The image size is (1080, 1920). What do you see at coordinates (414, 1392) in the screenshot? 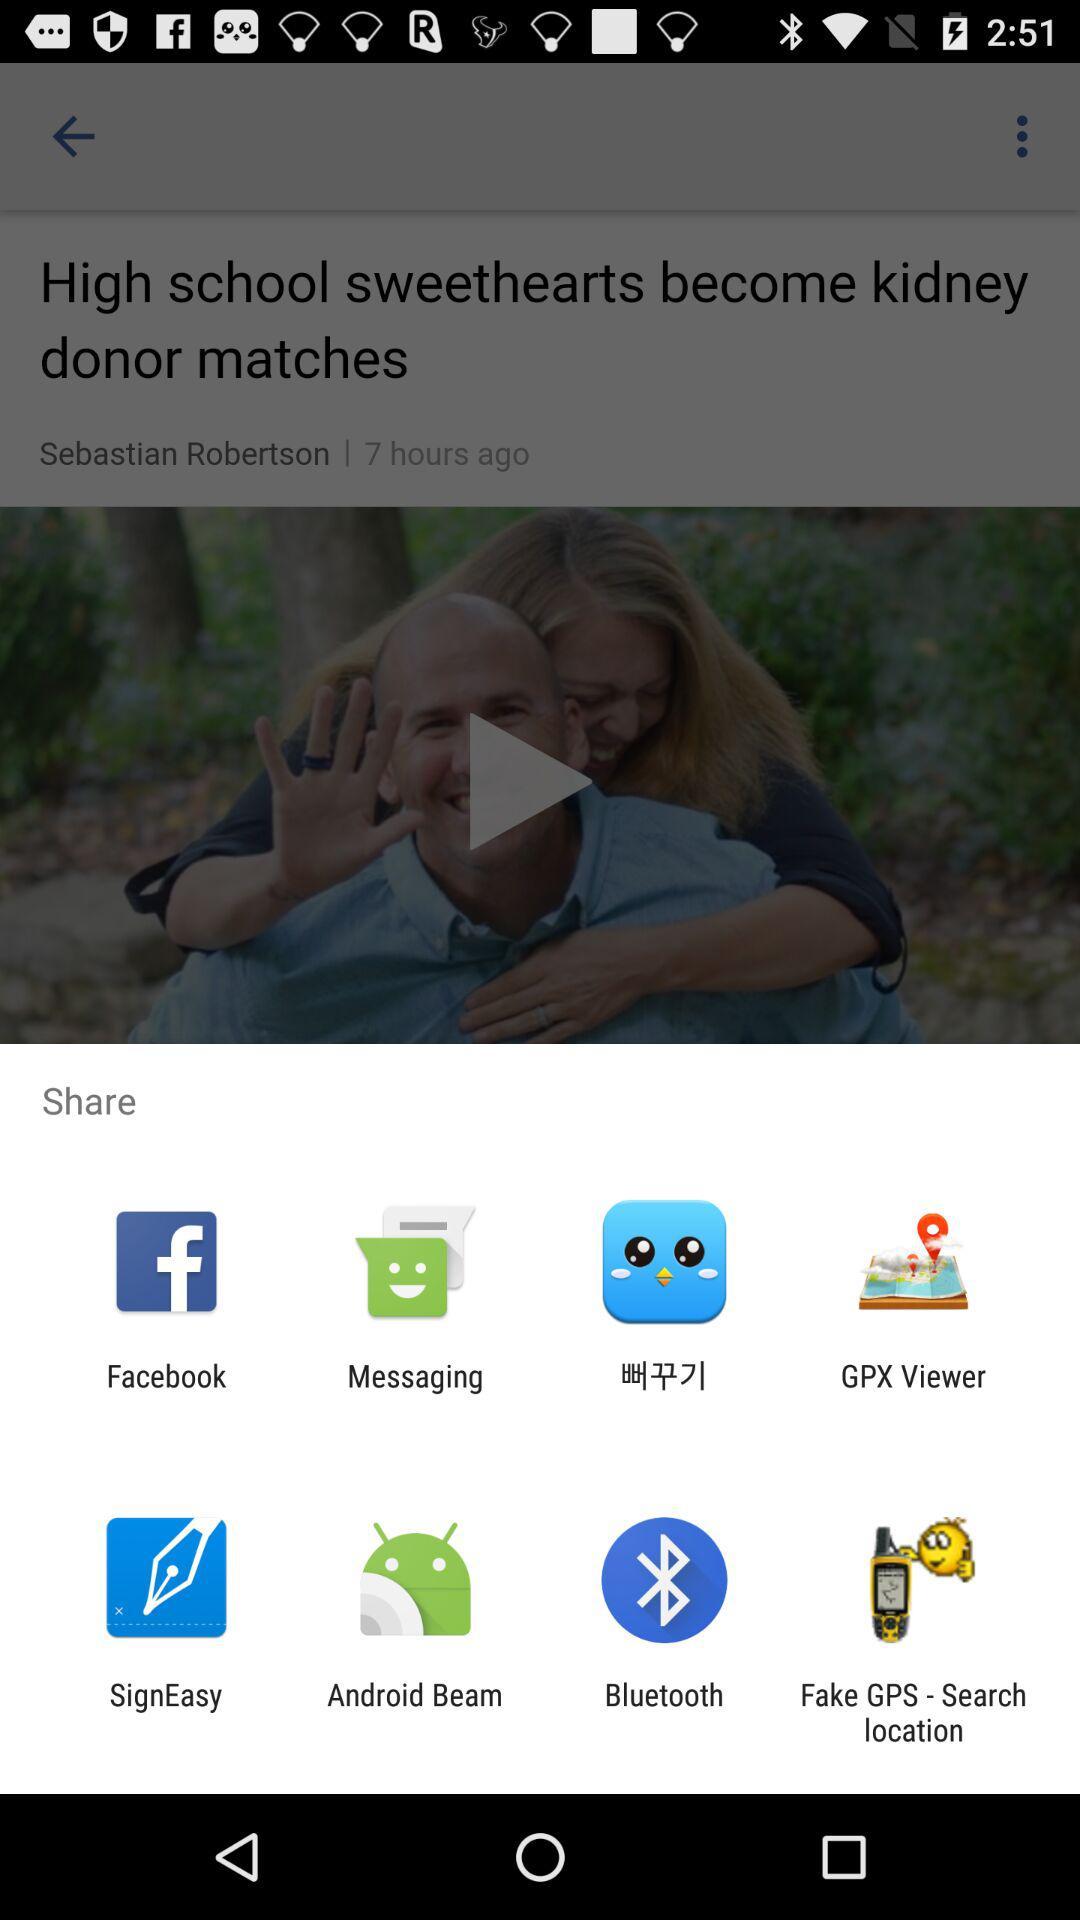
I see `the messaging icon` at bounding box center [414, 1392].